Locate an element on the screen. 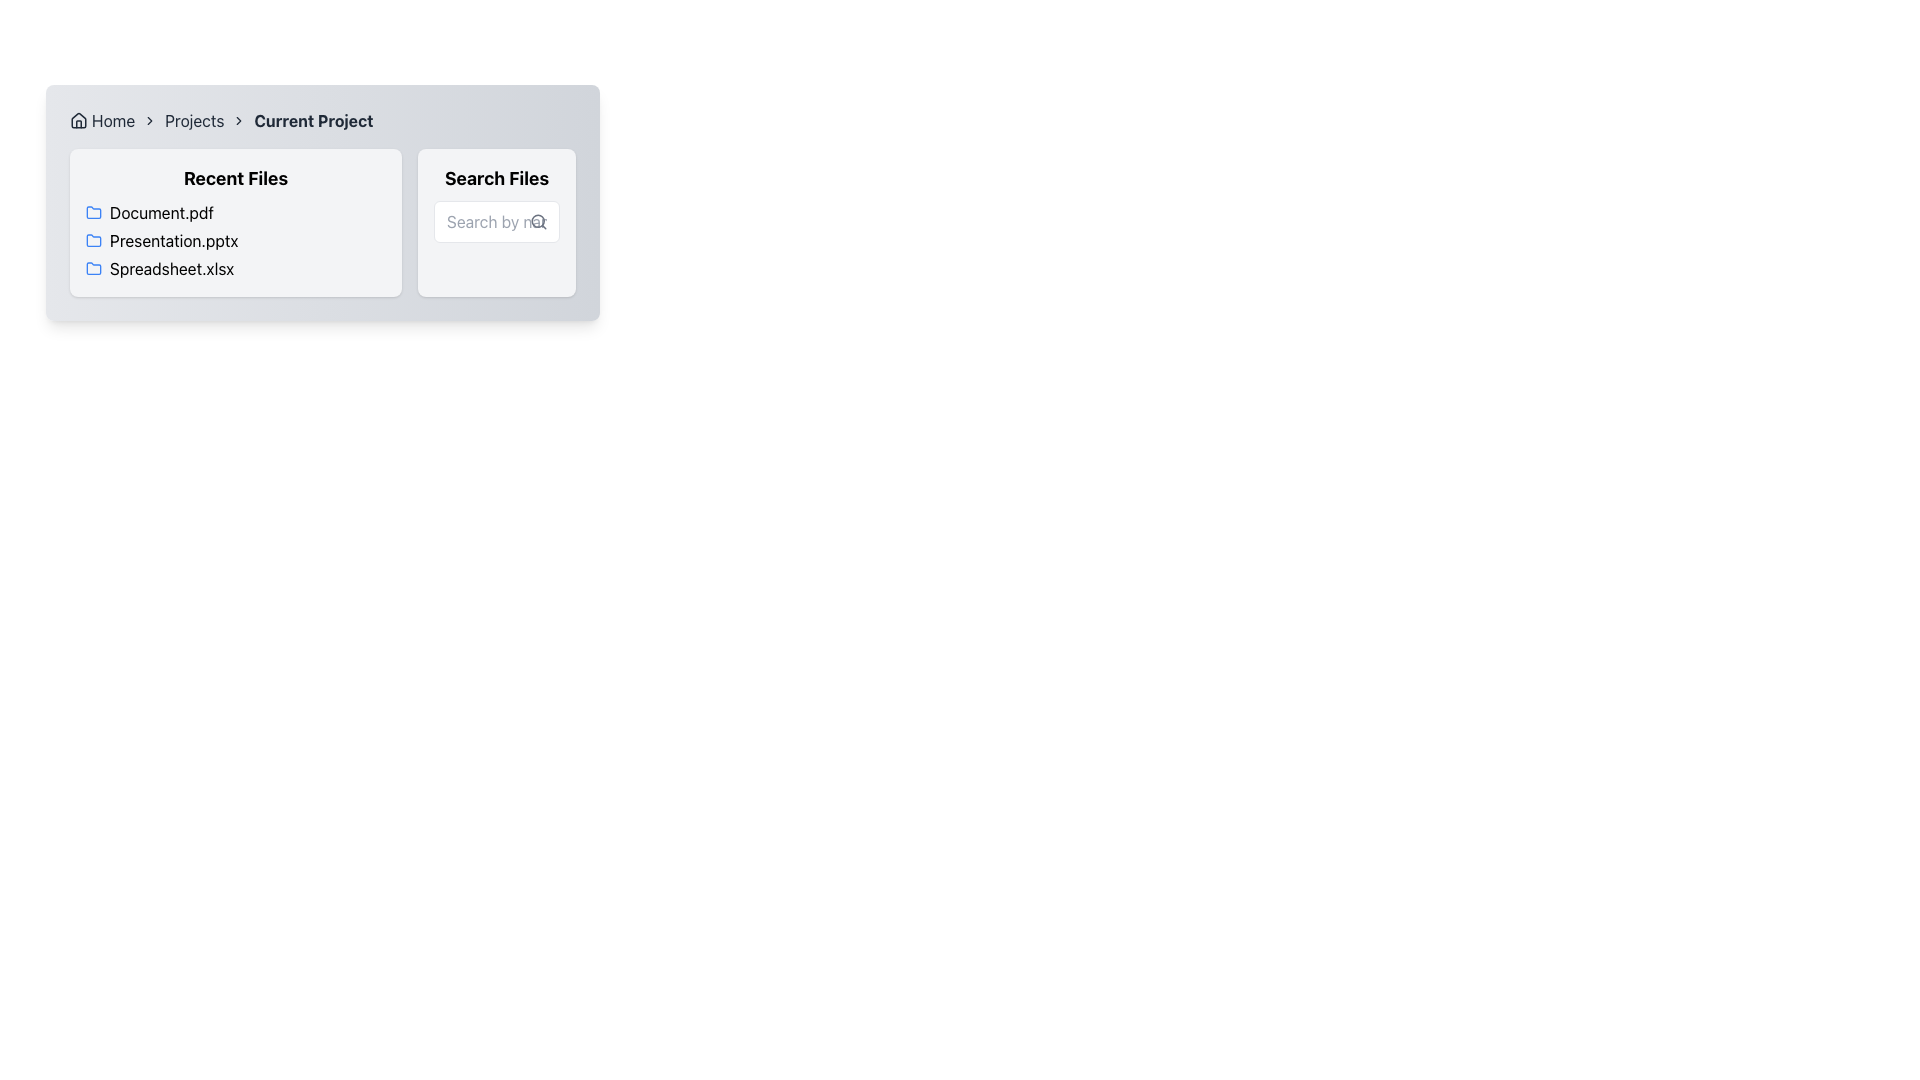 This screenshot has height=1080, width=1920. the rightward-pointing chevron icon located between the 'Home' and 'Projects' links in the navigation breadcrumb section is located at coordinates (149, 120).